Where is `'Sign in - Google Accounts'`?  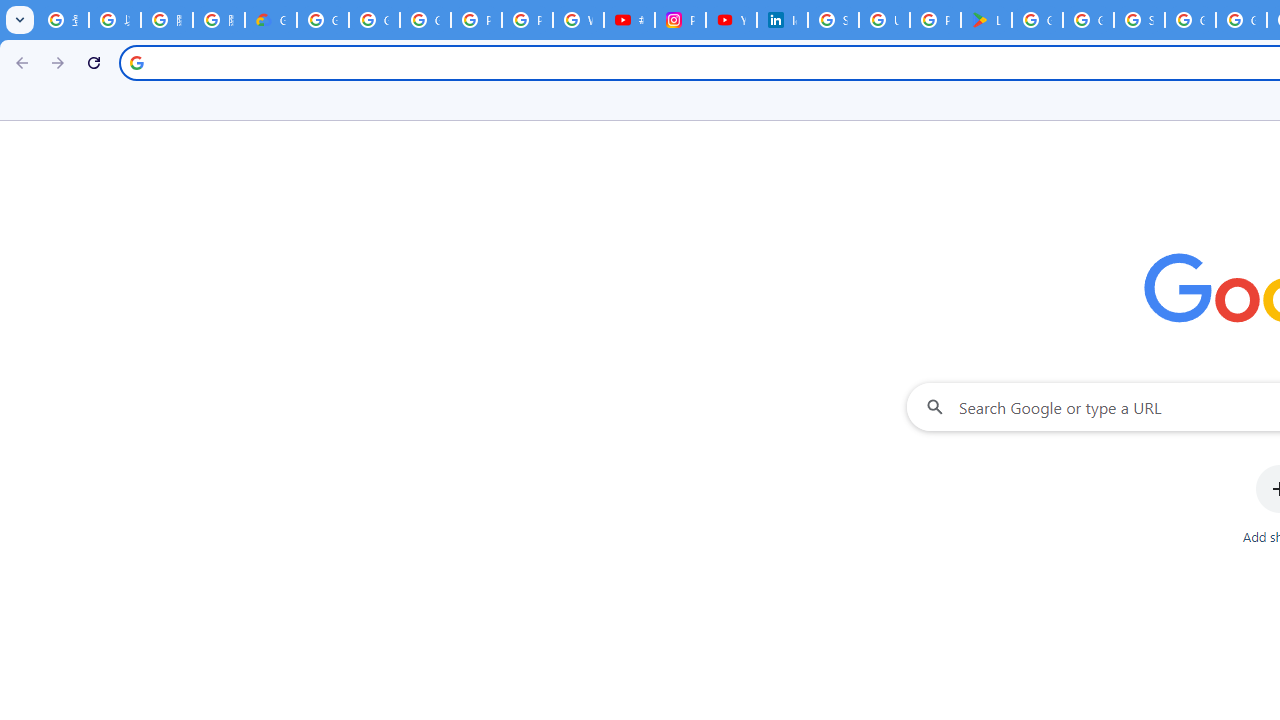
'Sign in - Google Accounts' is located at coordinates (1139, 20).